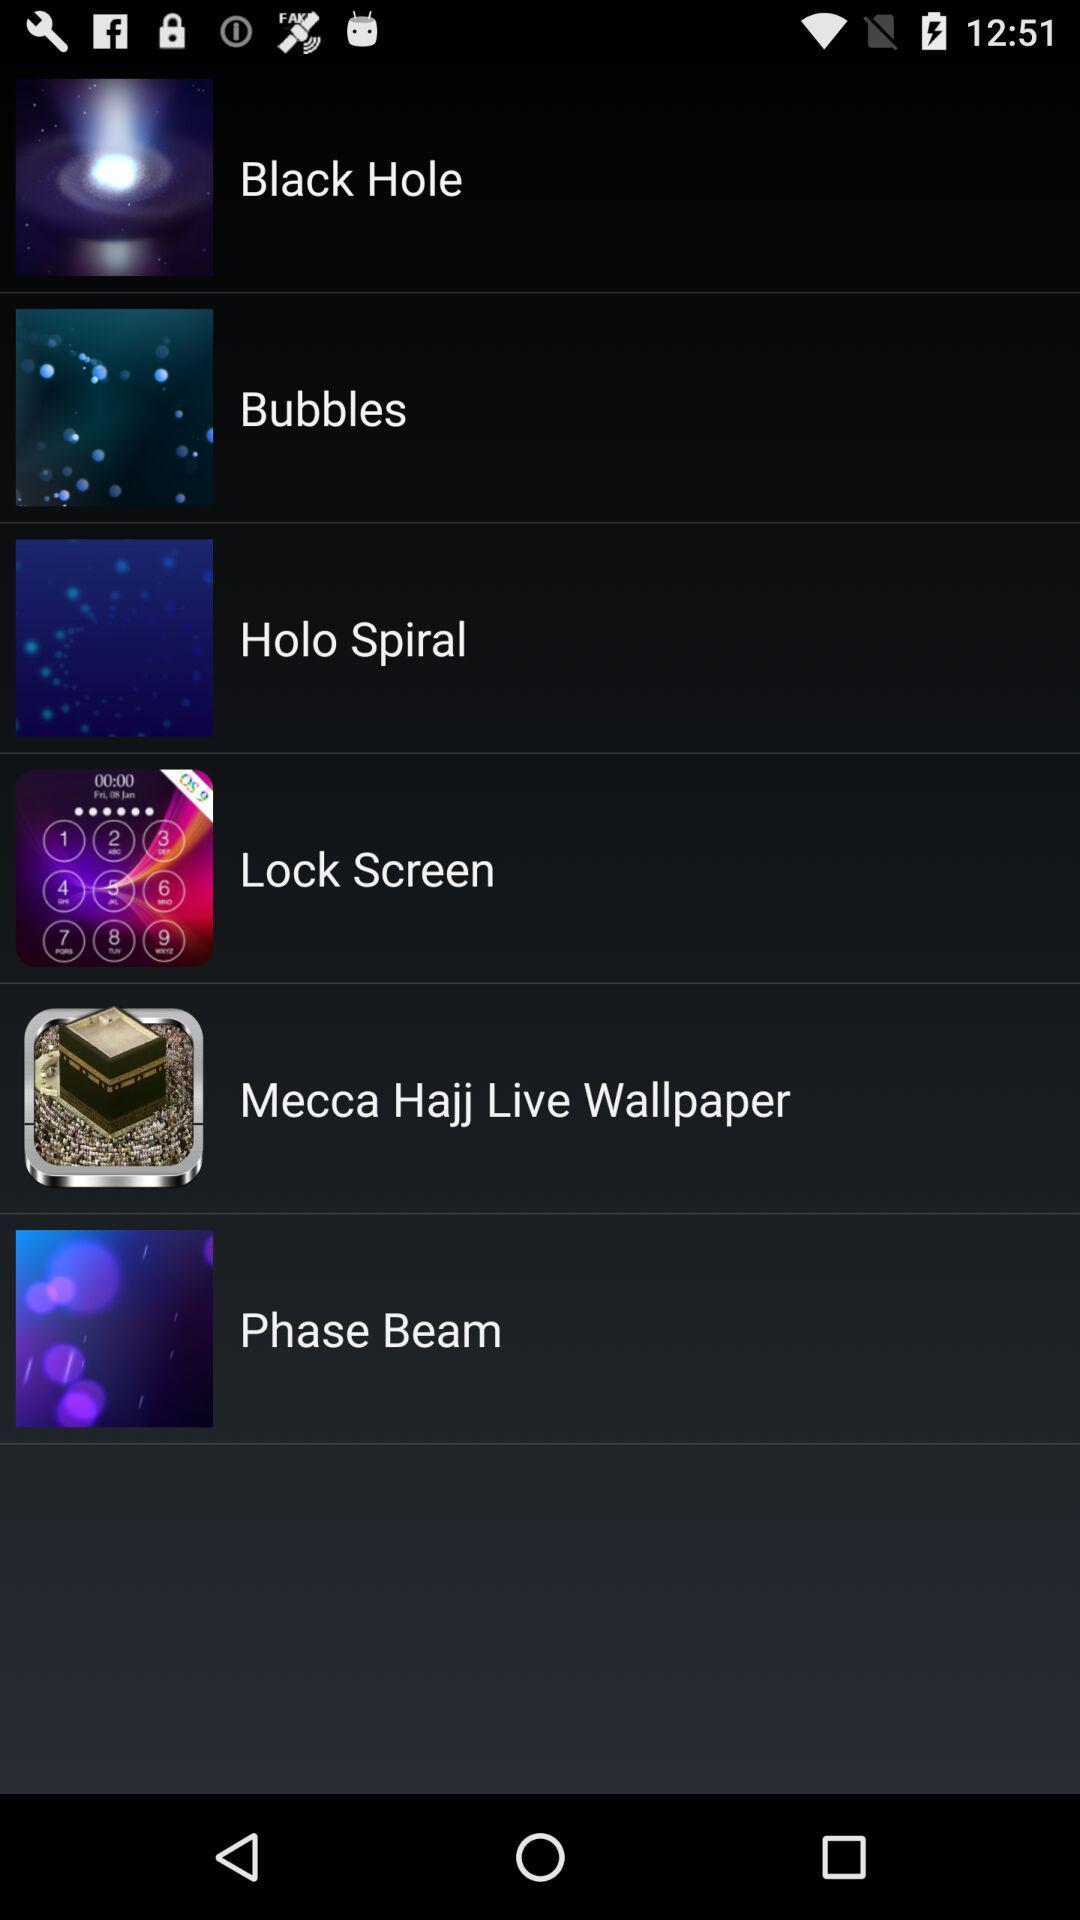 The image size is (1080, 1920). What do you see at coordinates (352, 636) in the screenshot?
I see `the app below the bubbles app` at bounding box center [352, 636].